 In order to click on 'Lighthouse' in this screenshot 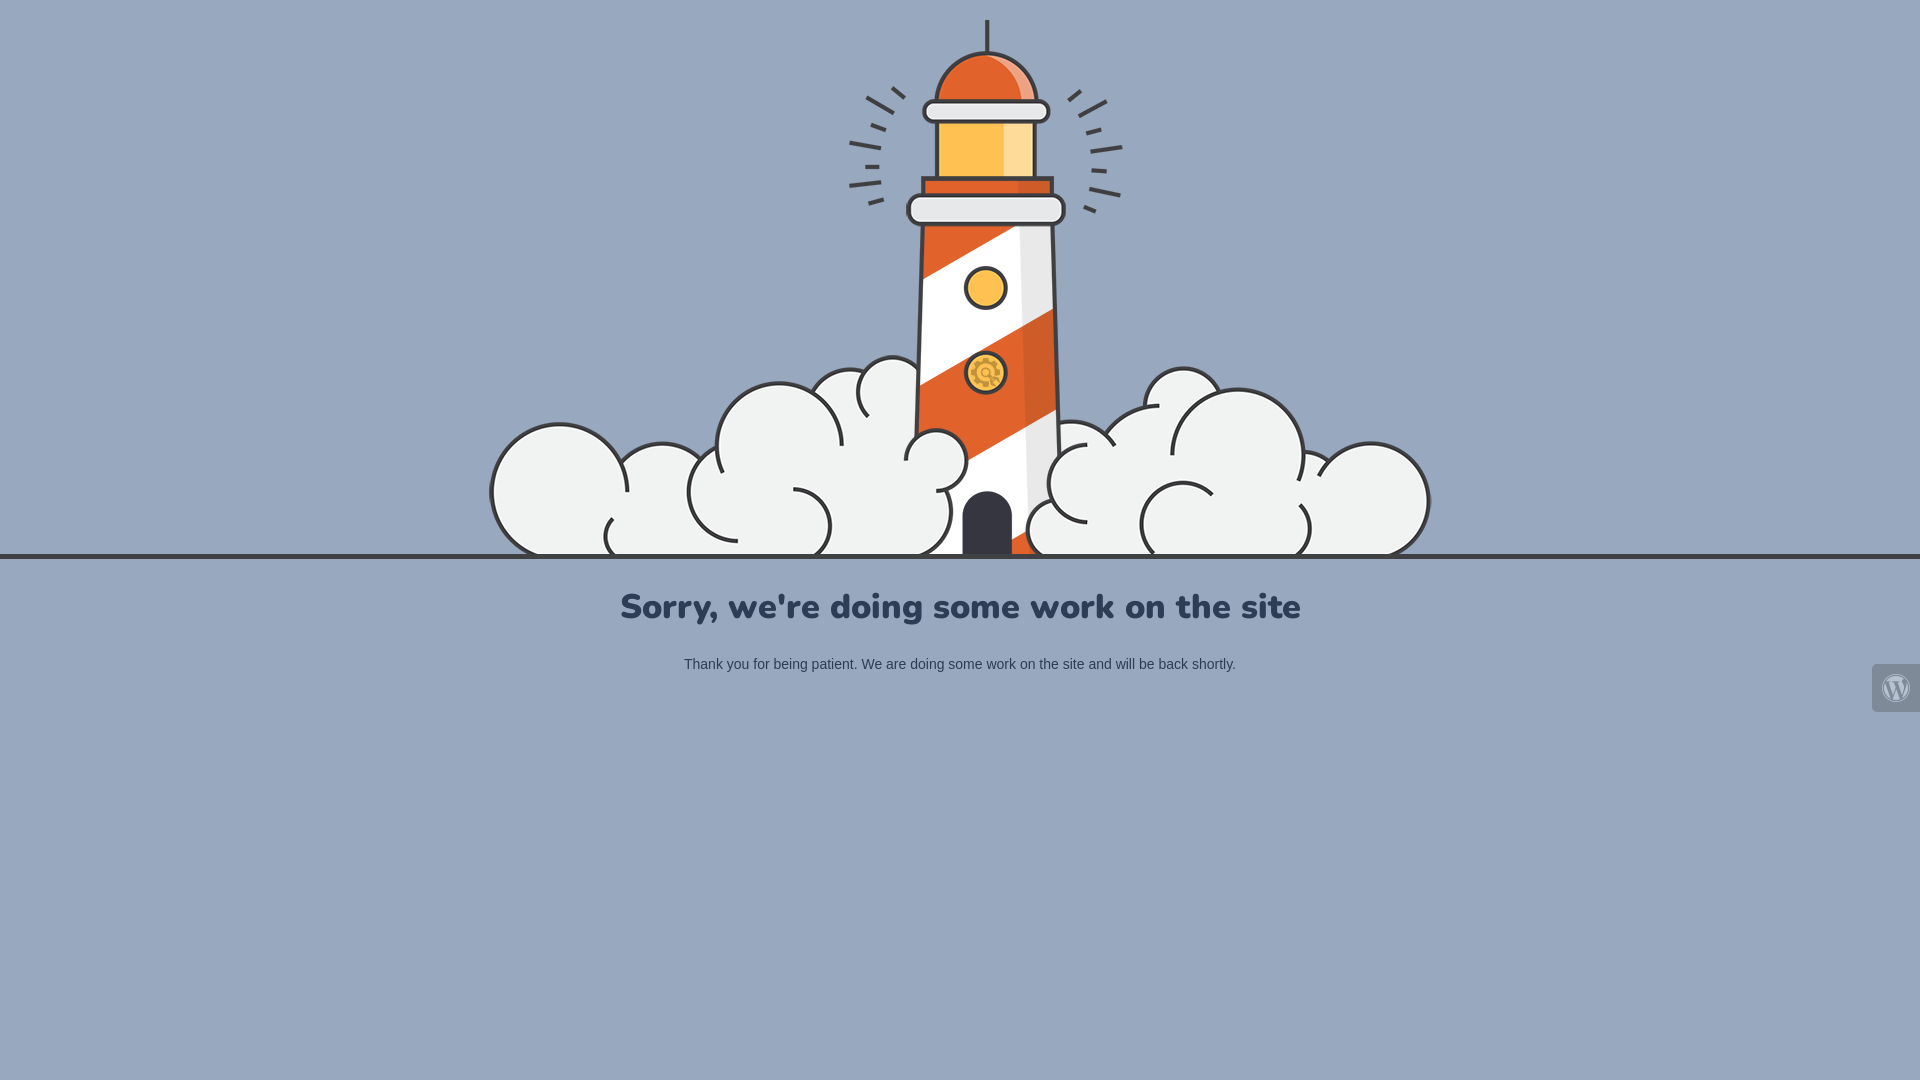, I will do `click(958, 286)`.